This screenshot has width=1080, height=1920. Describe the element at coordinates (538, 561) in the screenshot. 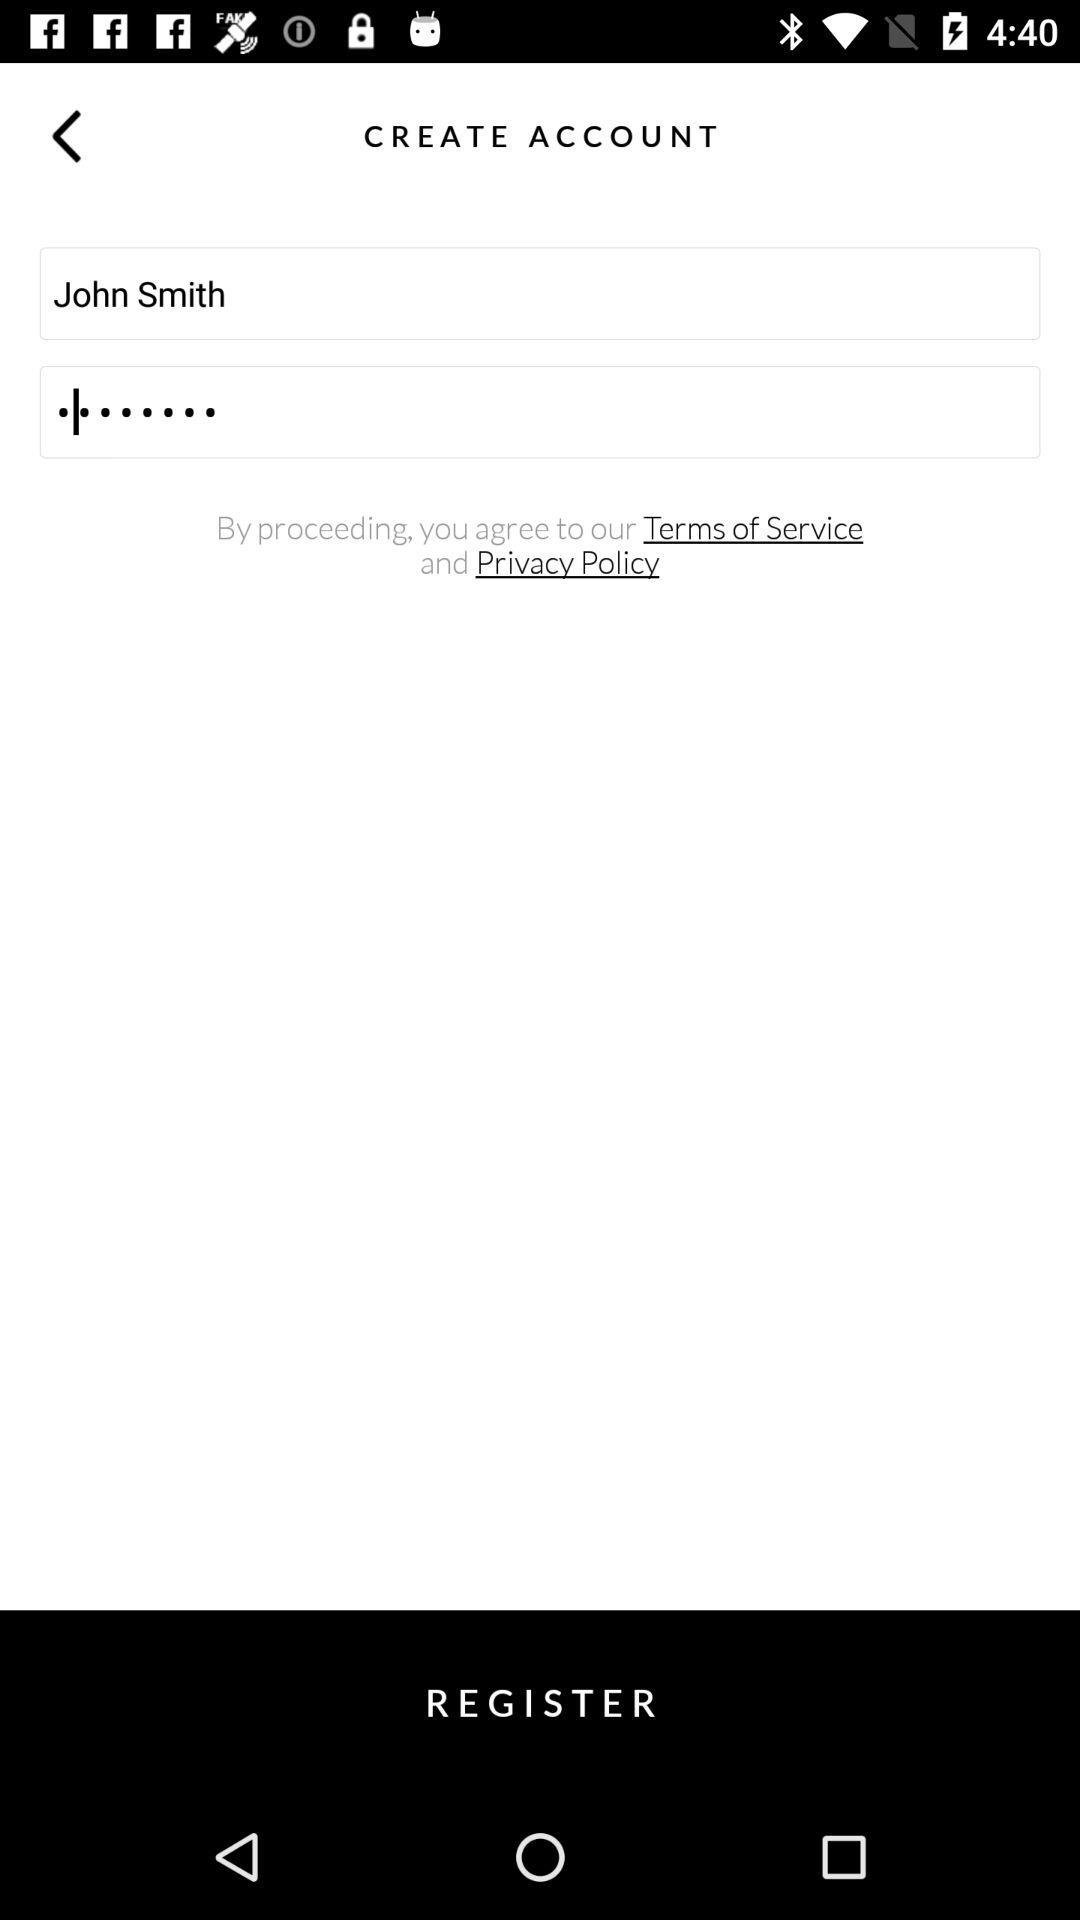

I see `icon below the by proceeding you icon` at that location.